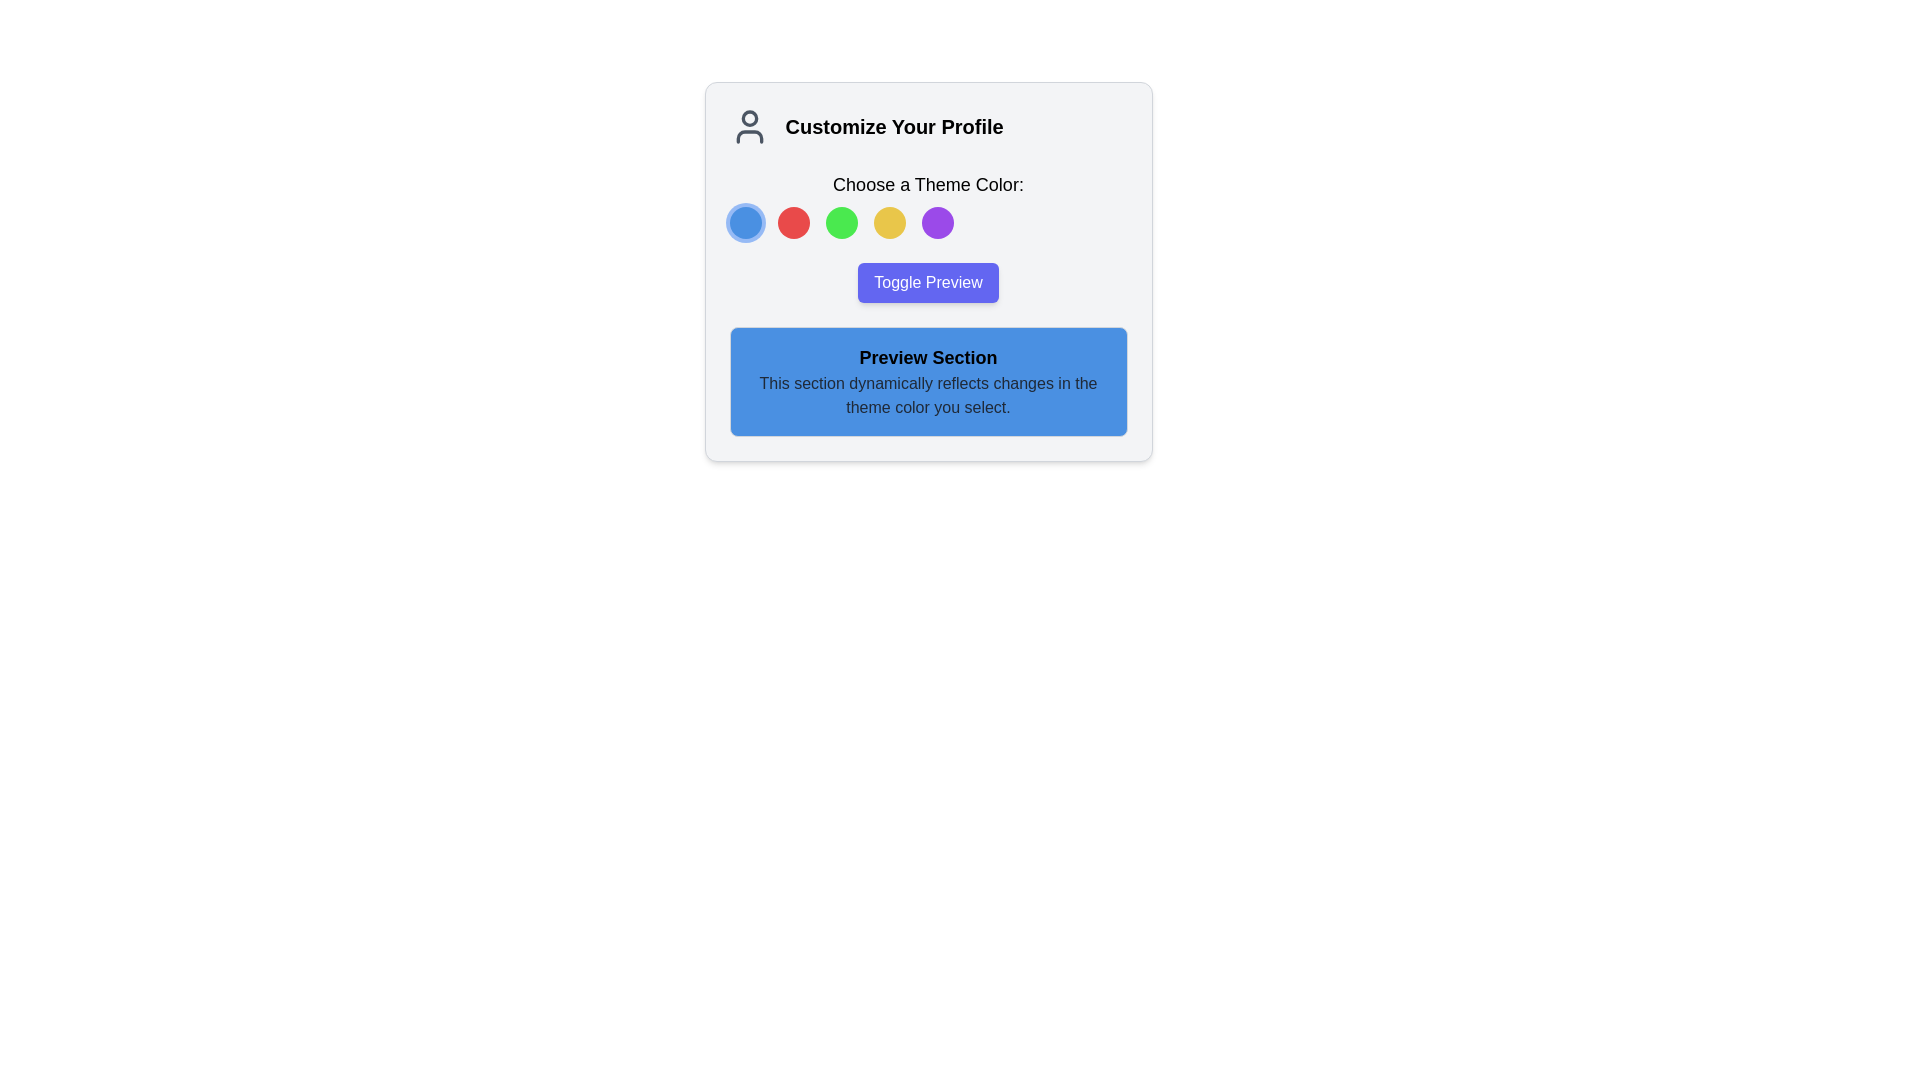  I want to click on the circular graphical component representing the user profile icon, so click(748, 118).